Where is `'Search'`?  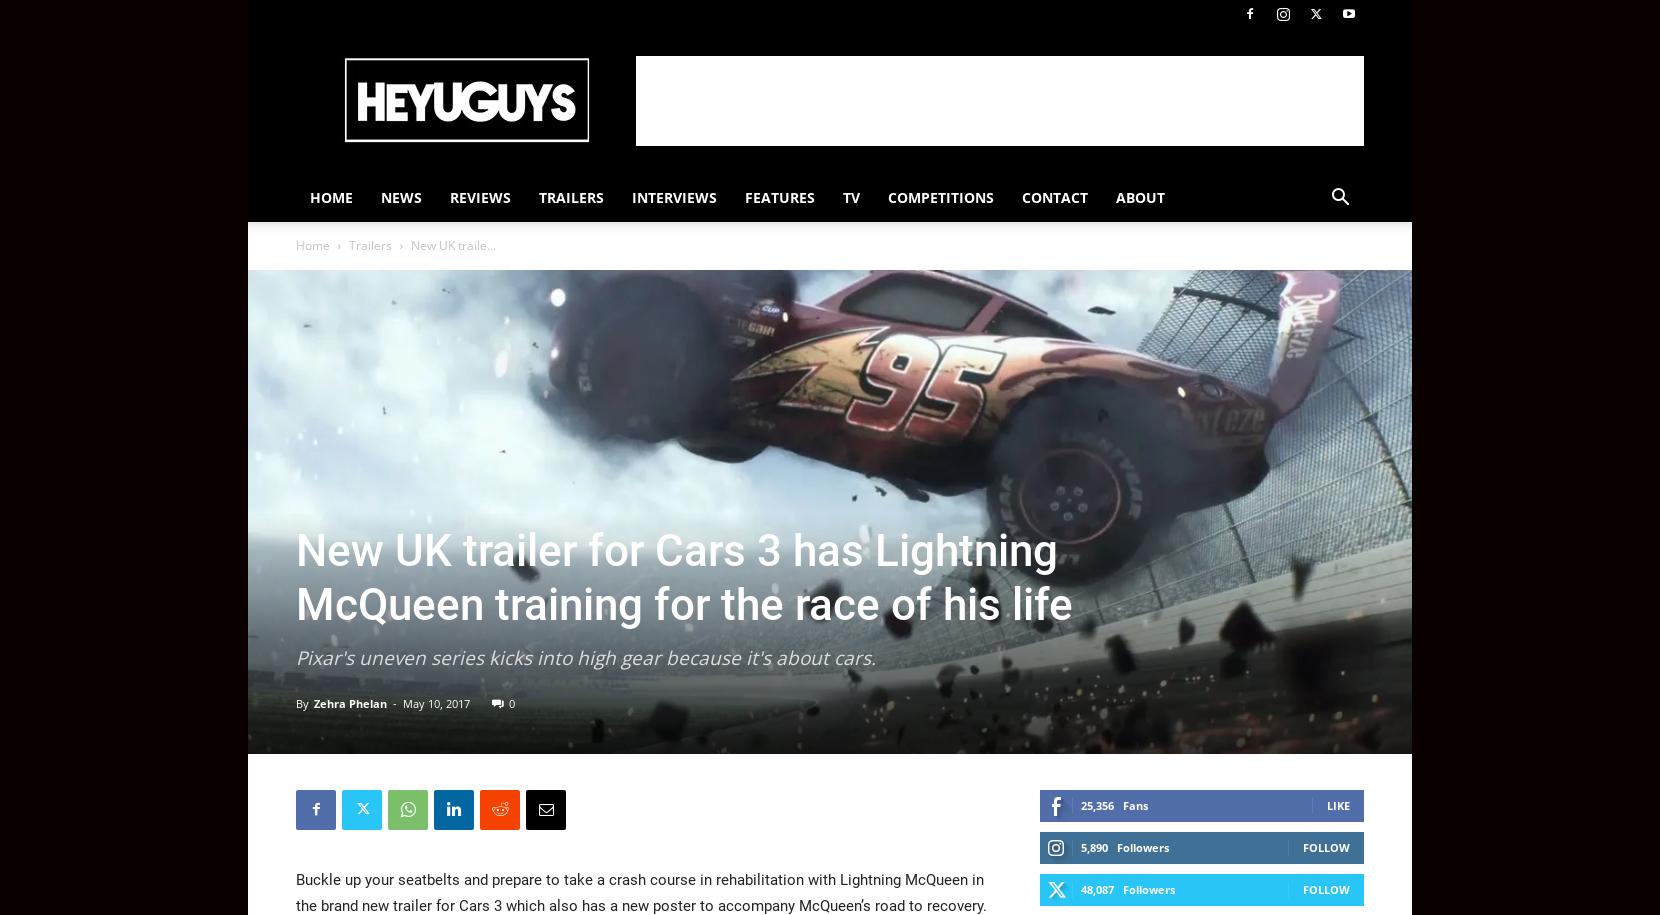
'Search' is located at coordinates (829, 100).